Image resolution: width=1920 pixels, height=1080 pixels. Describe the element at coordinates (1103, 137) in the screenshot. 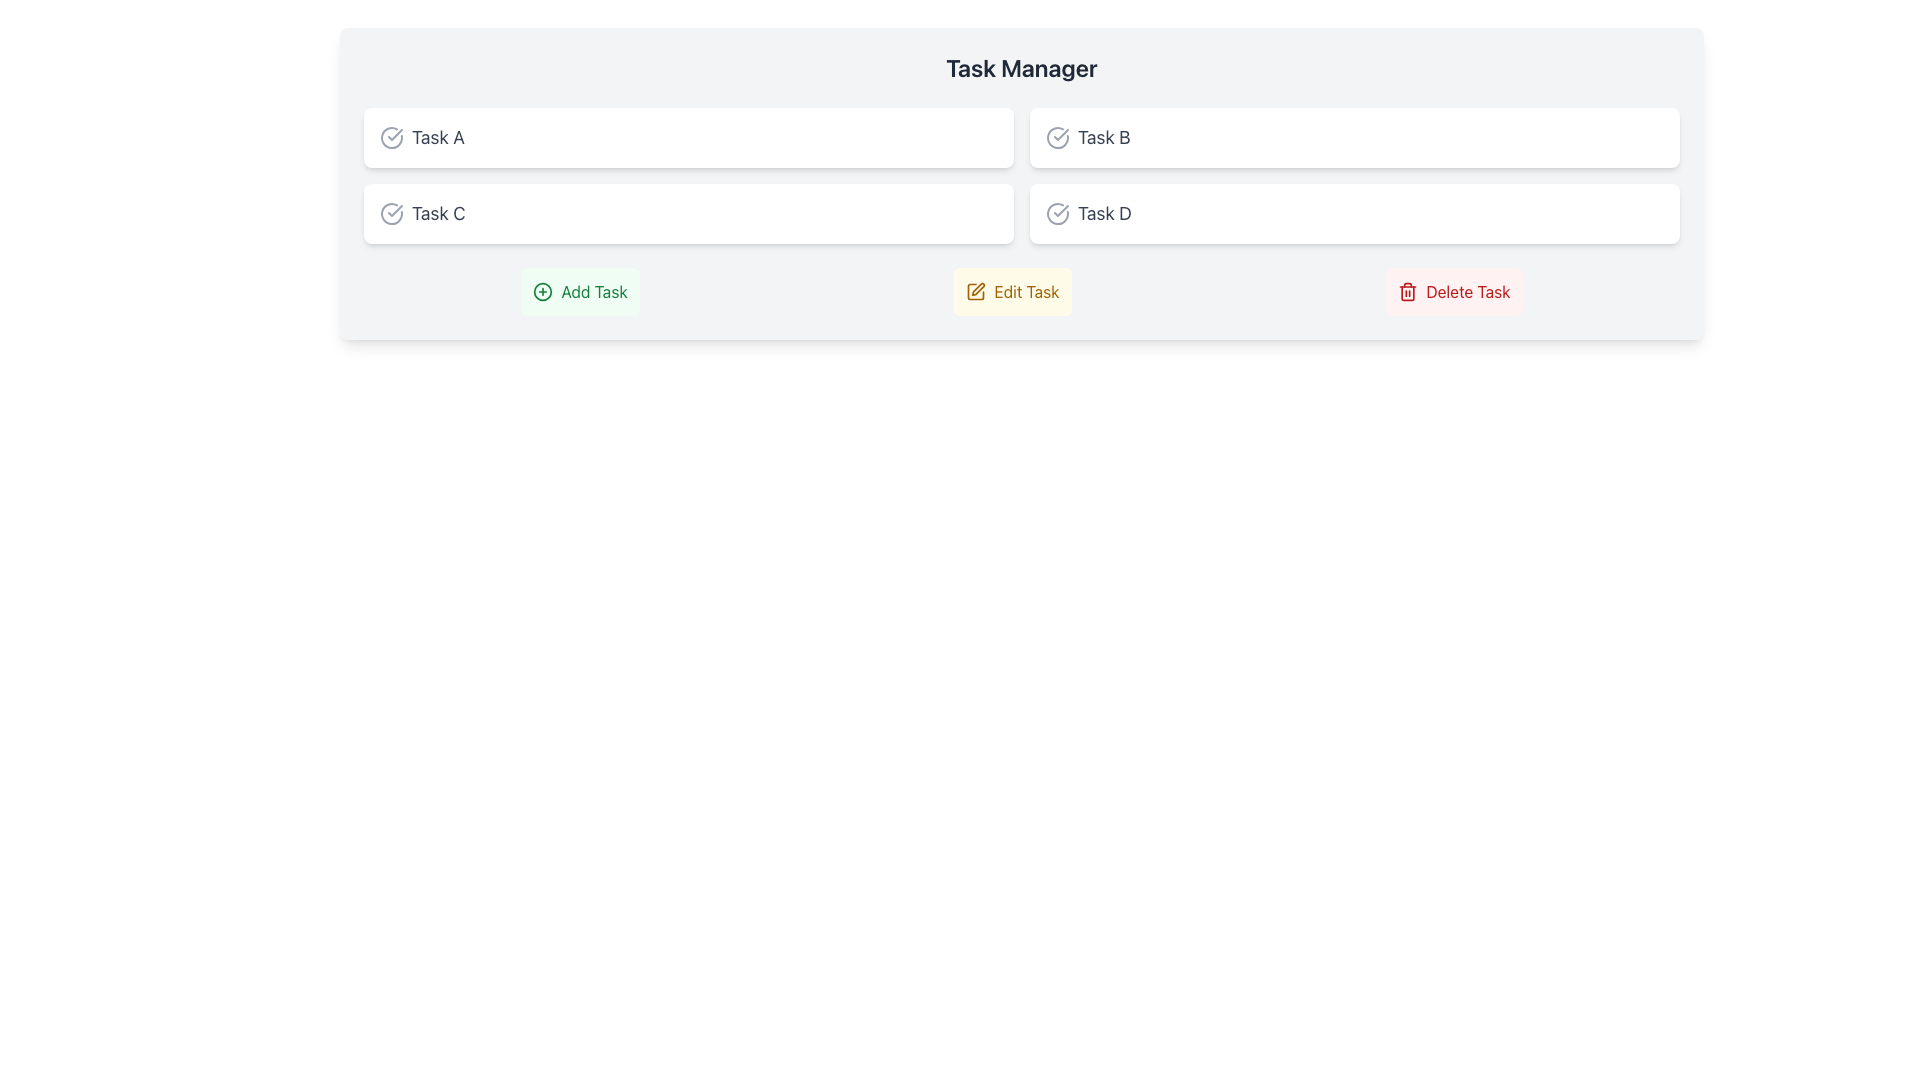

I see `the text label displaying 'Task B' located in the second card of the task list interface` at that location.